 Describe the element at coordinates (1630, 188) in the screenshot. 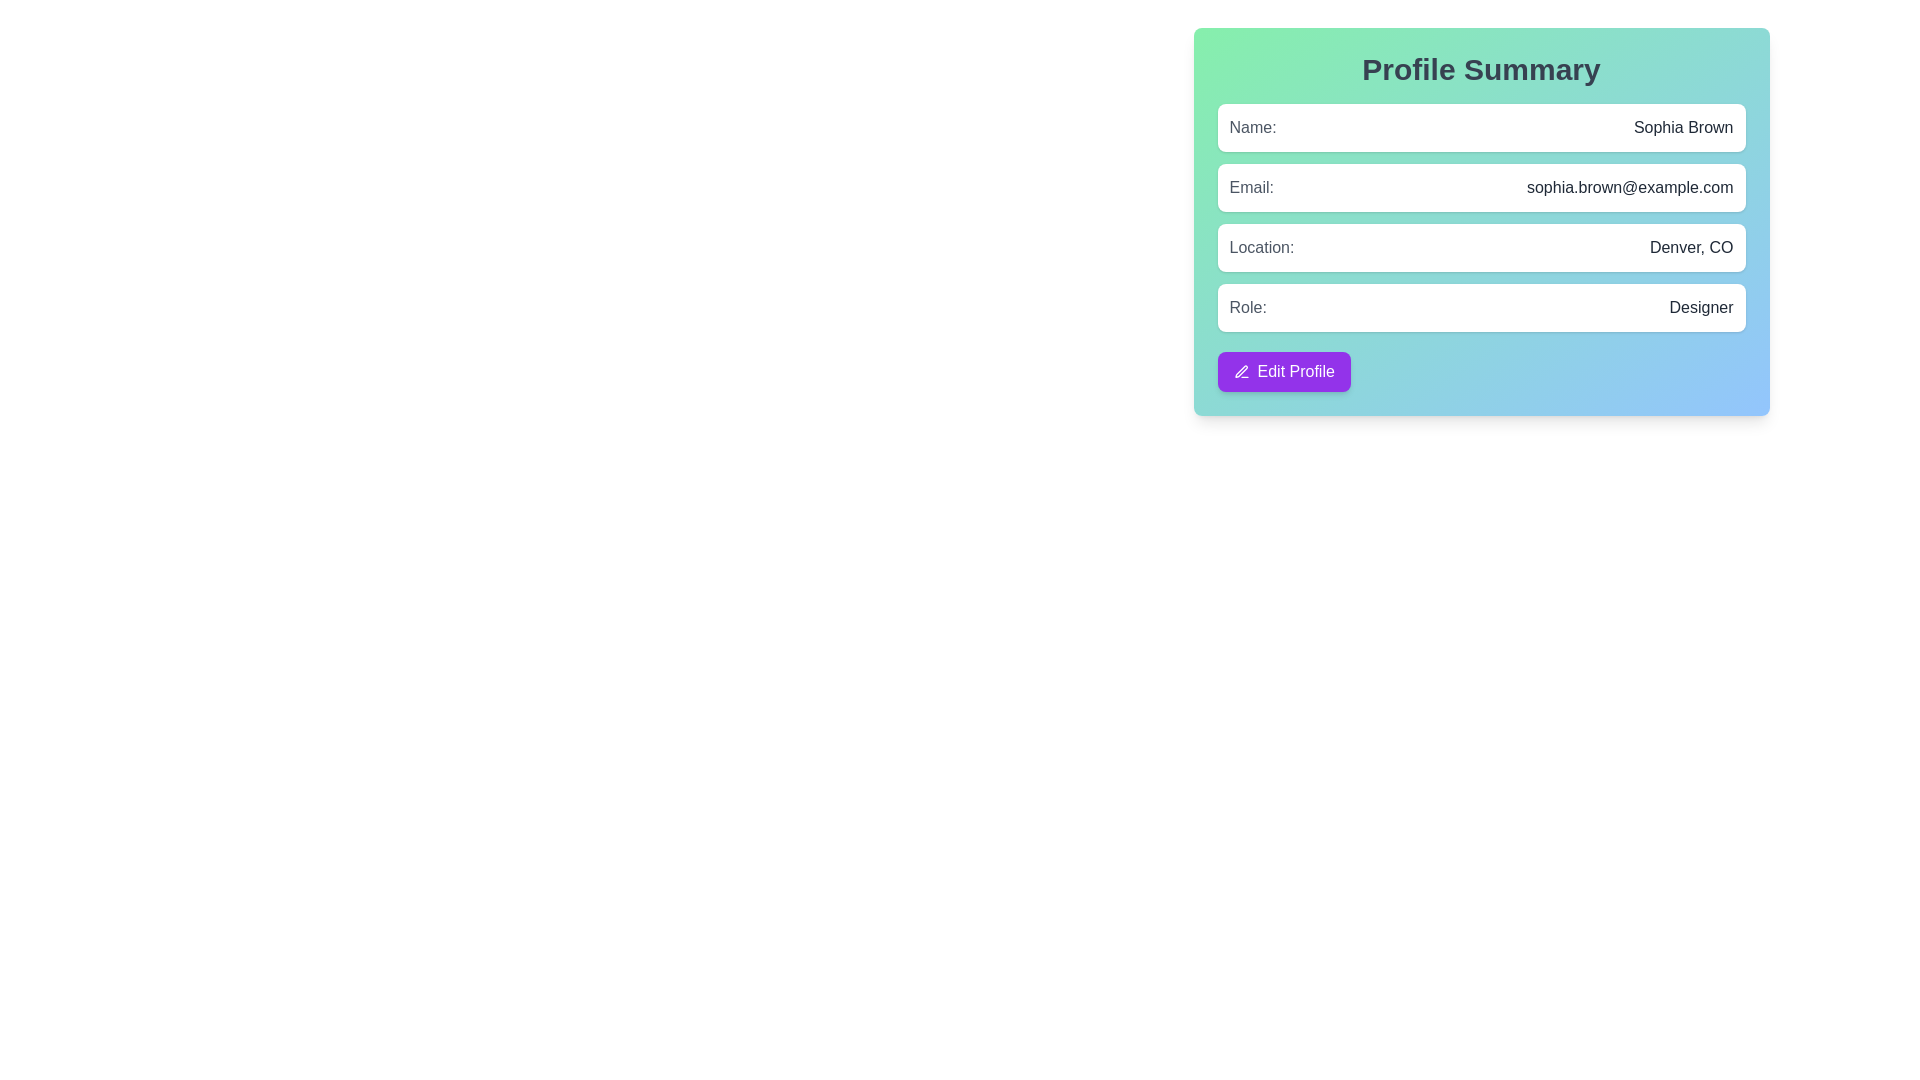

I see `on the Text Display element that shows the user's email address, which is located in the 'Email' section of the profile summary card, right next` at that location.